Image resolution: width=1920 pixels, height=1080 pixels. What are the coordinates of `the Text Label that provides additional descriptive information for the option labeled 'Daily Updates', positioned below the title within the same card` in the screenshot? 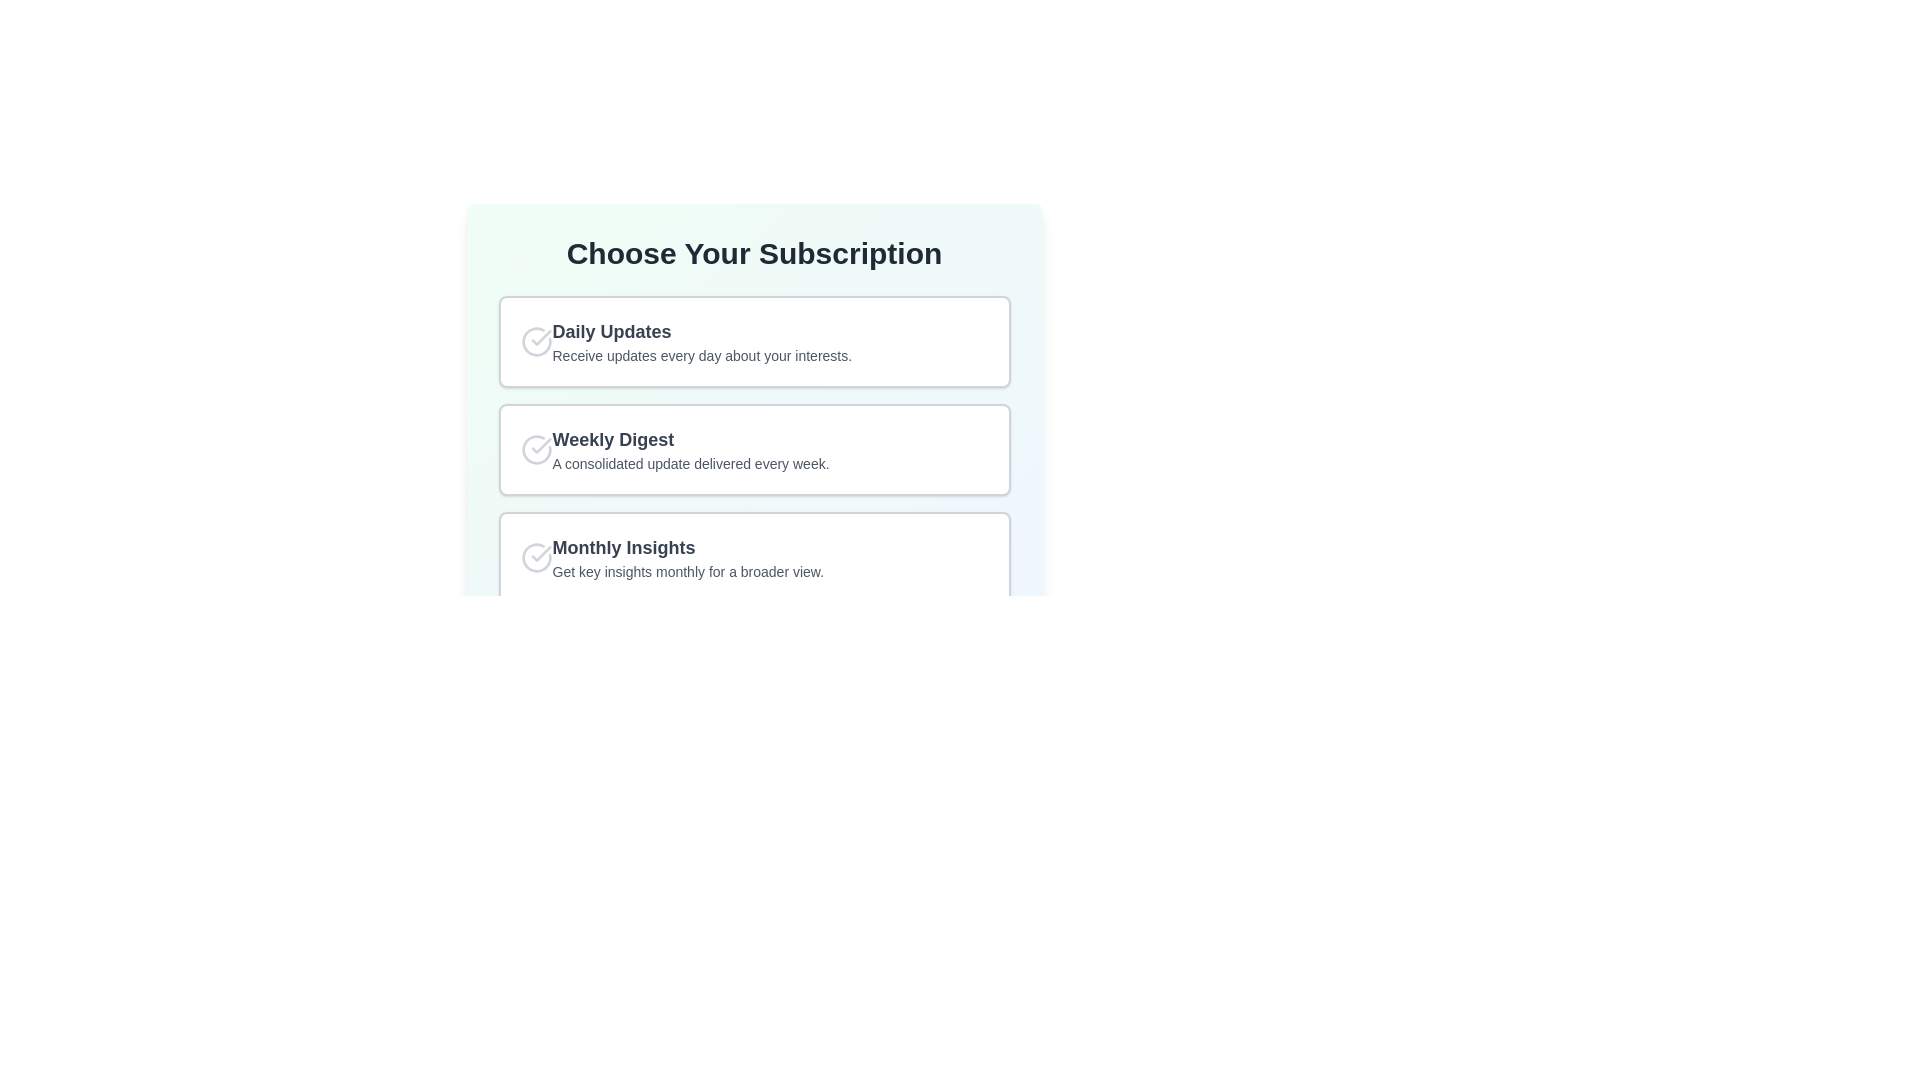 It's located at (702, 354).